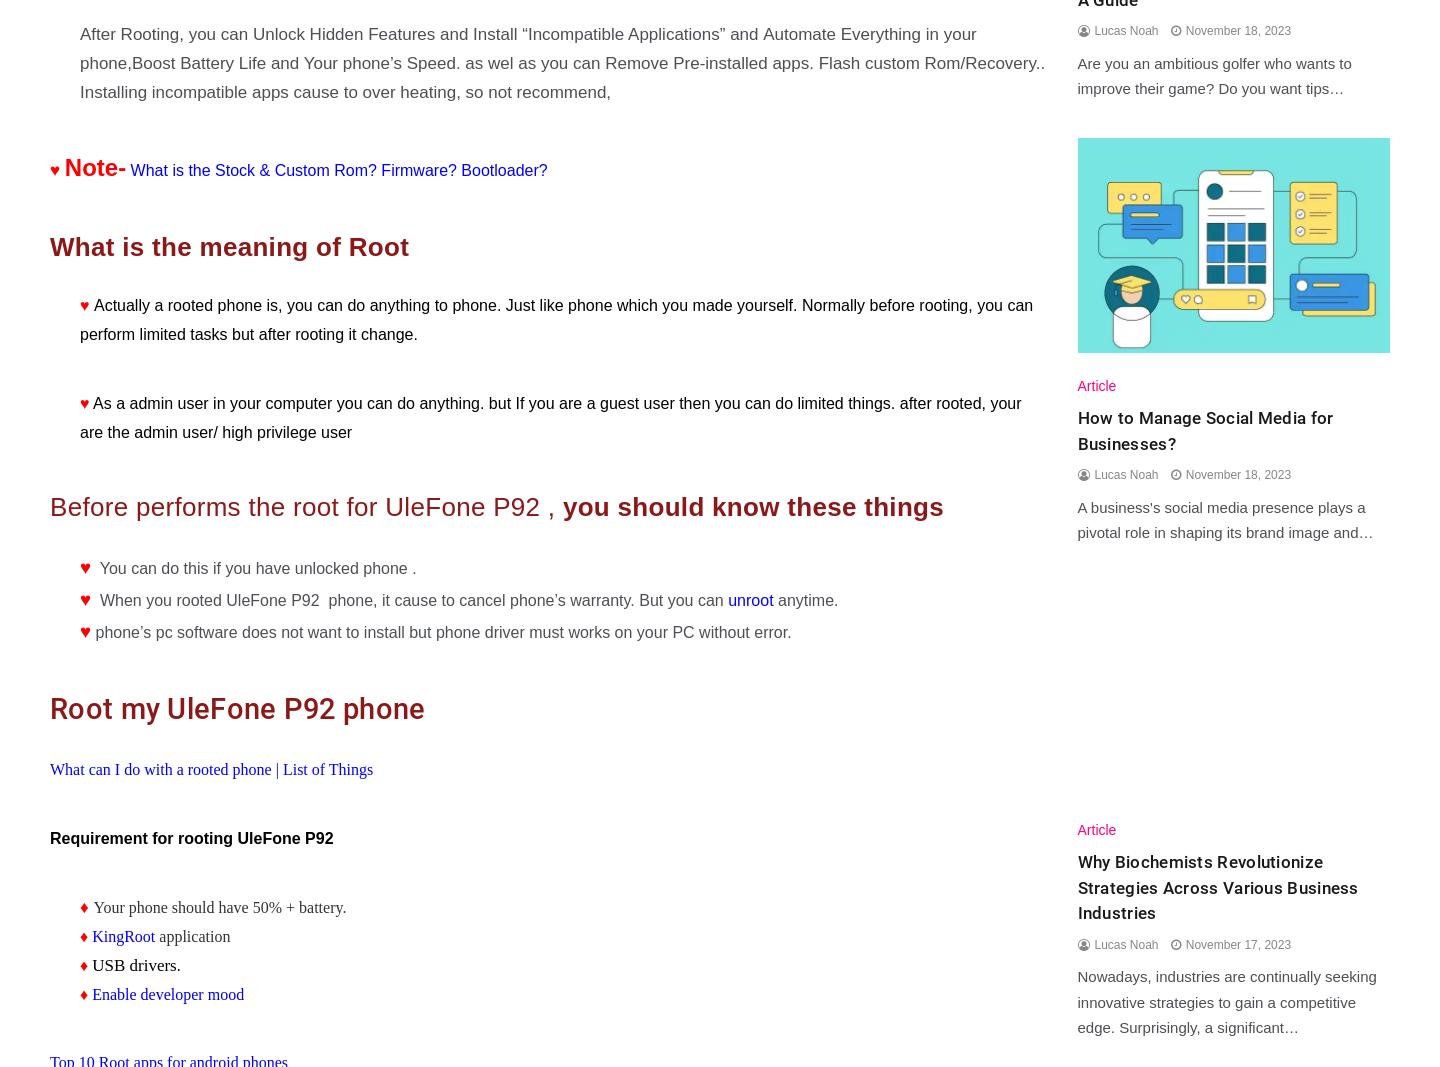 The image size is (1440, 1067). Describe the element at coordinates (153, 935) in the screenshot. I see `'application'` at that location.